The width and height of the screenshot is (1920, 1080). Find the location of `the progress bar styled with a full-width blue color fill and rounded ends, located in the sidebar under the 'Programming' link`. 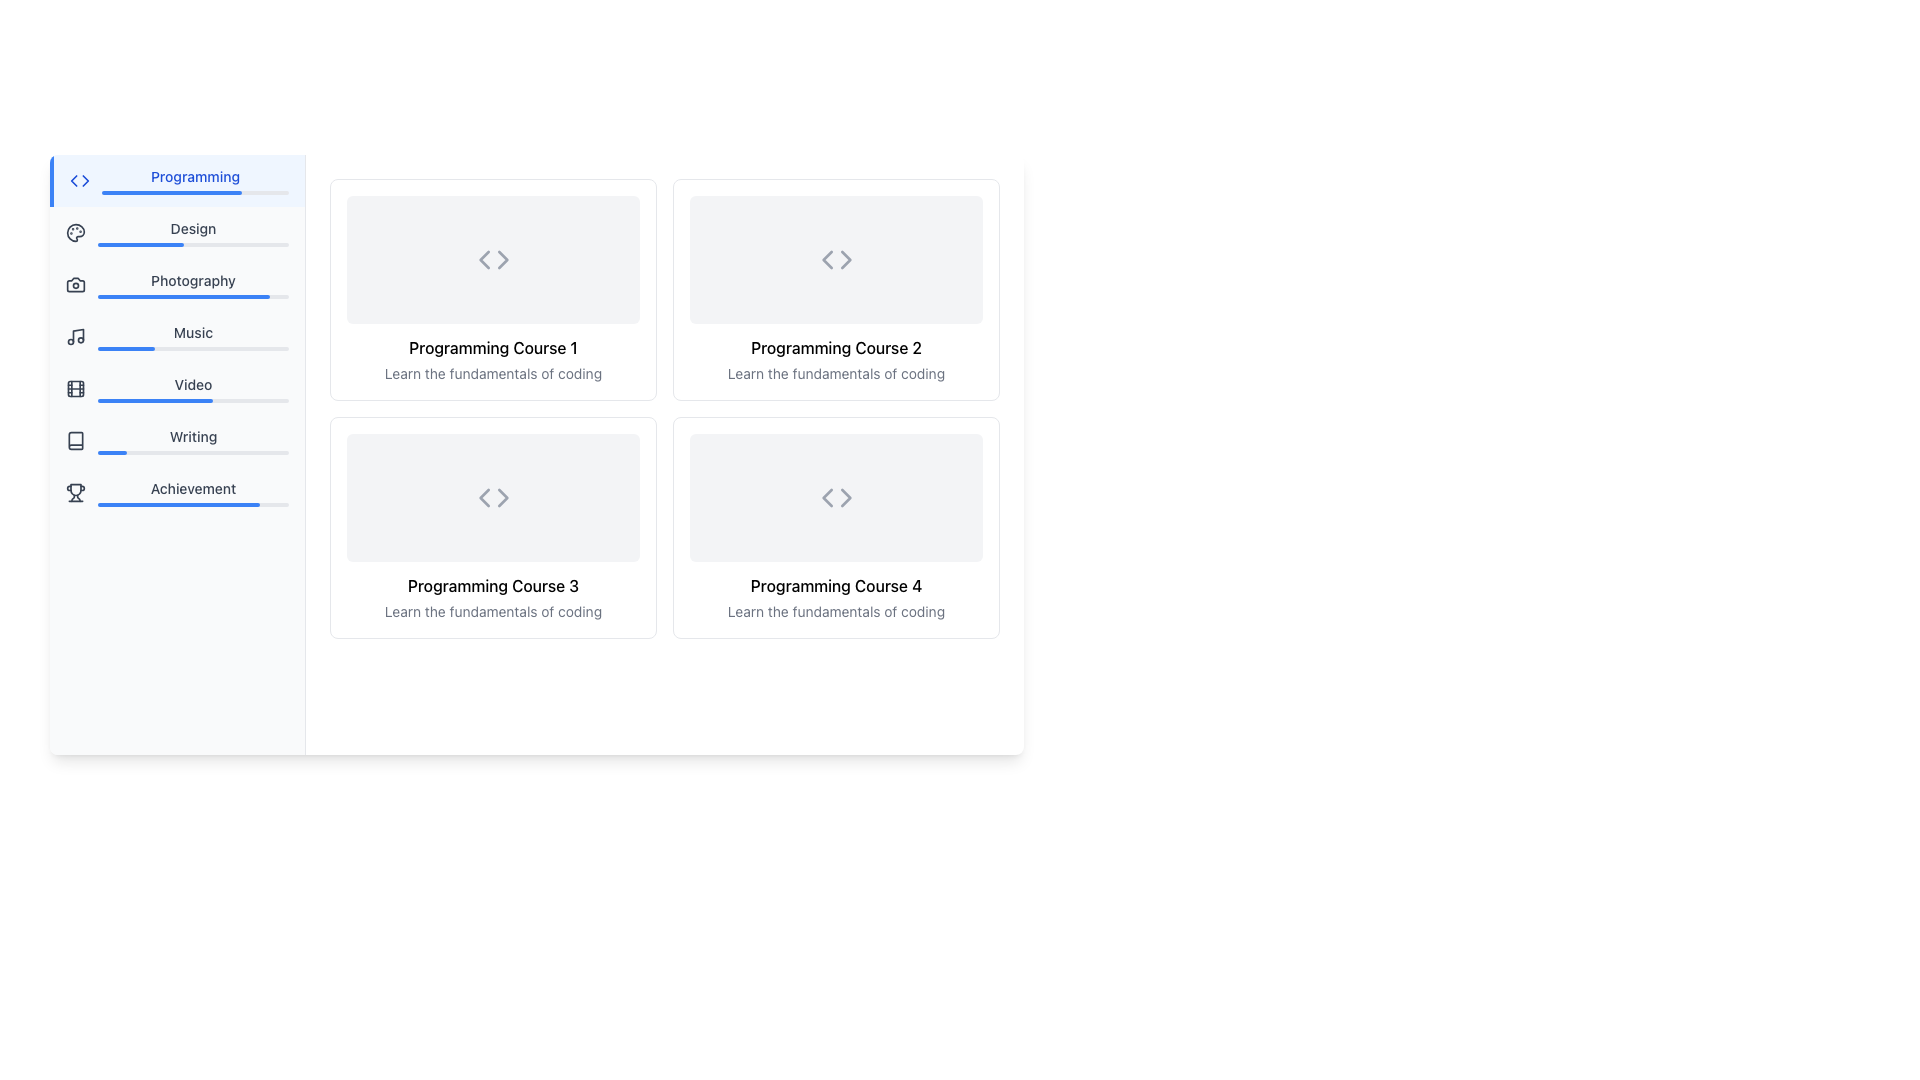

the progress bar styled with a full-width blue color fill and rounded ends, located in the sidebar under the 'Programming' link is located at coordinates (172, 192).